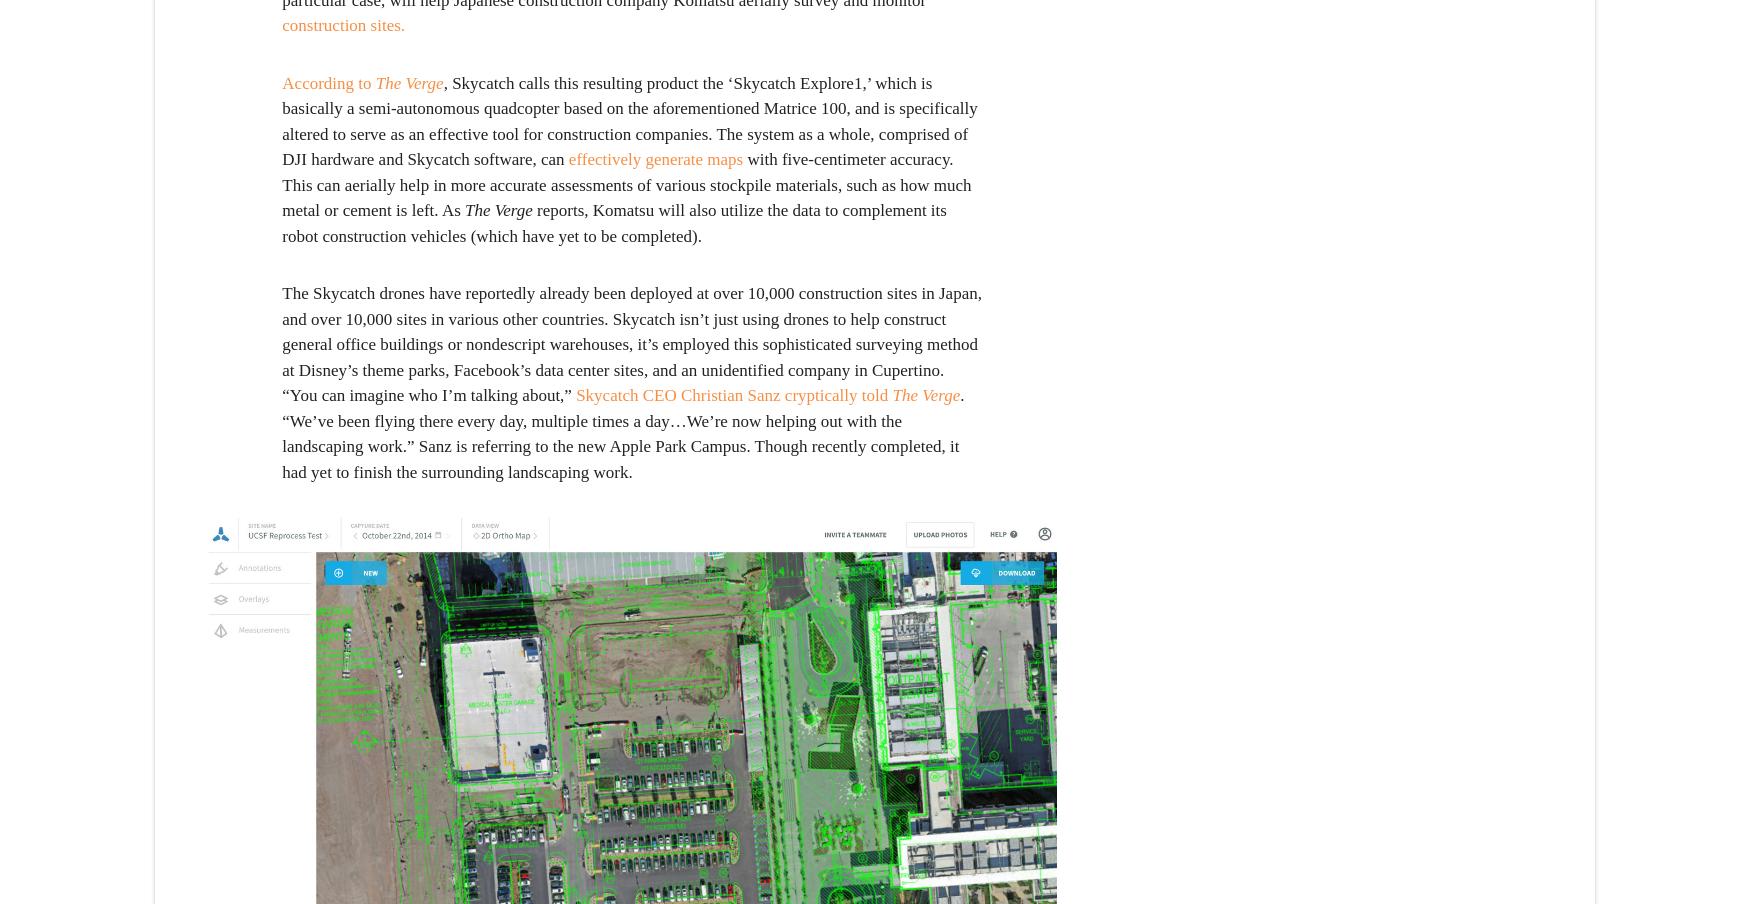  What do you see at coordinates (614, 223) in the screenshot?
I see `'reports, Komatsu will also utilize the data to complement its robot construction vehicles (which have yet to be completed).'` at bounding box center [614, 223].